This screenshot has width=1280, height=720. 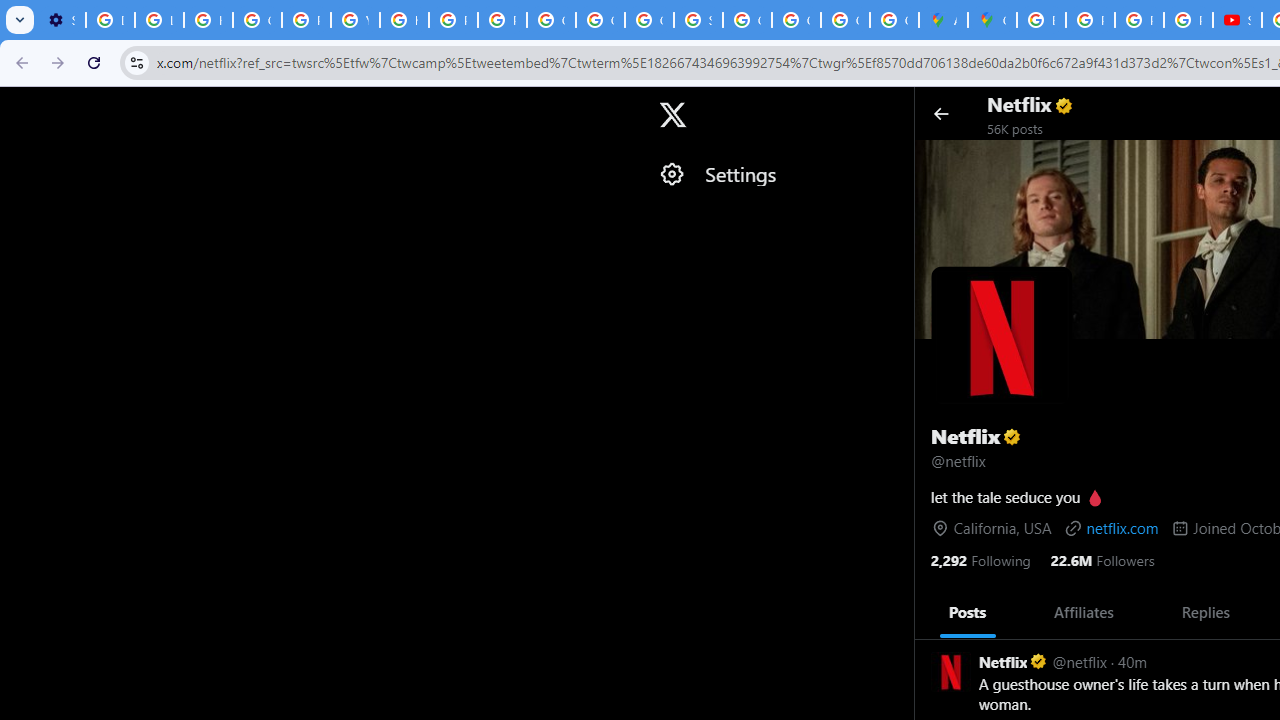 What do you see at coordinates (17, 105) in the screenshot?
I see `'Skip to trending'` at bounding box center [17, 105].